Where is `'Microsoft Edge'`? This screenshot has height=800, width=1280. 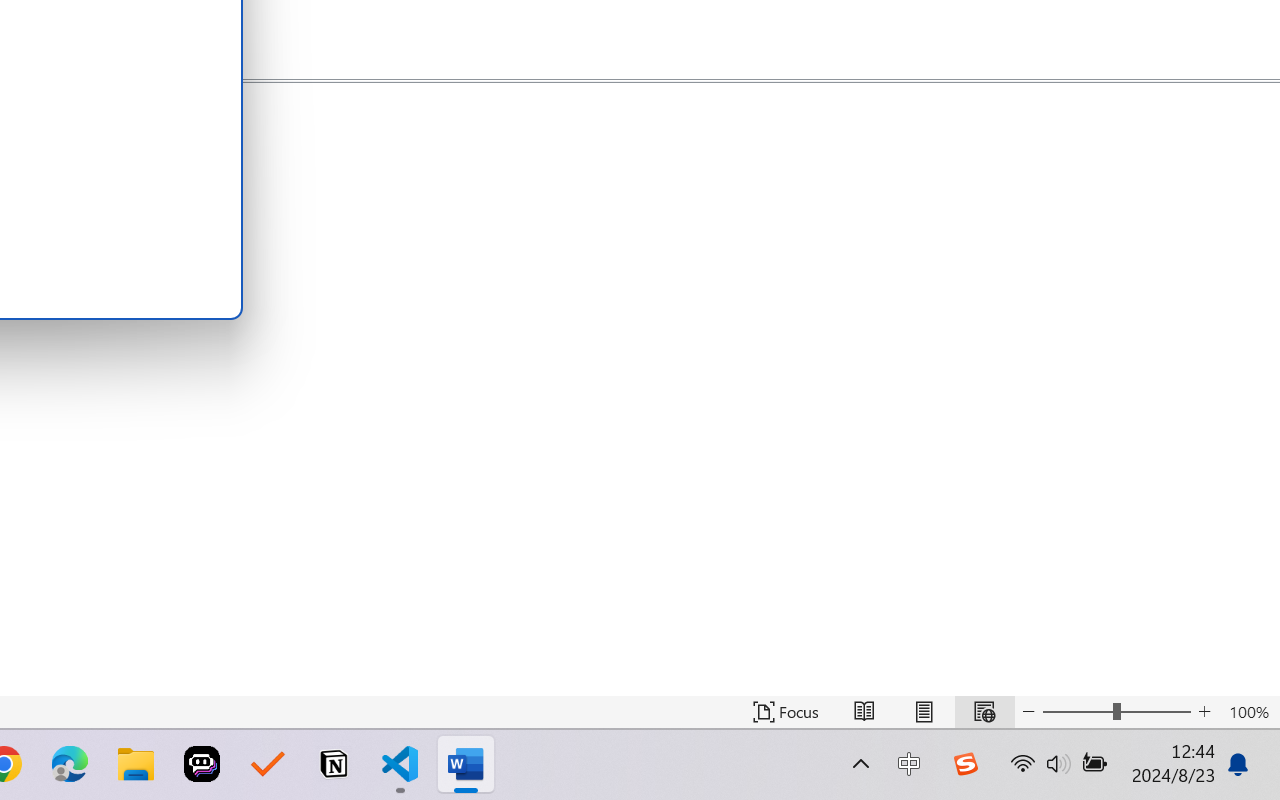
'Microsoft Edge' is located at coordinates (69, 764).